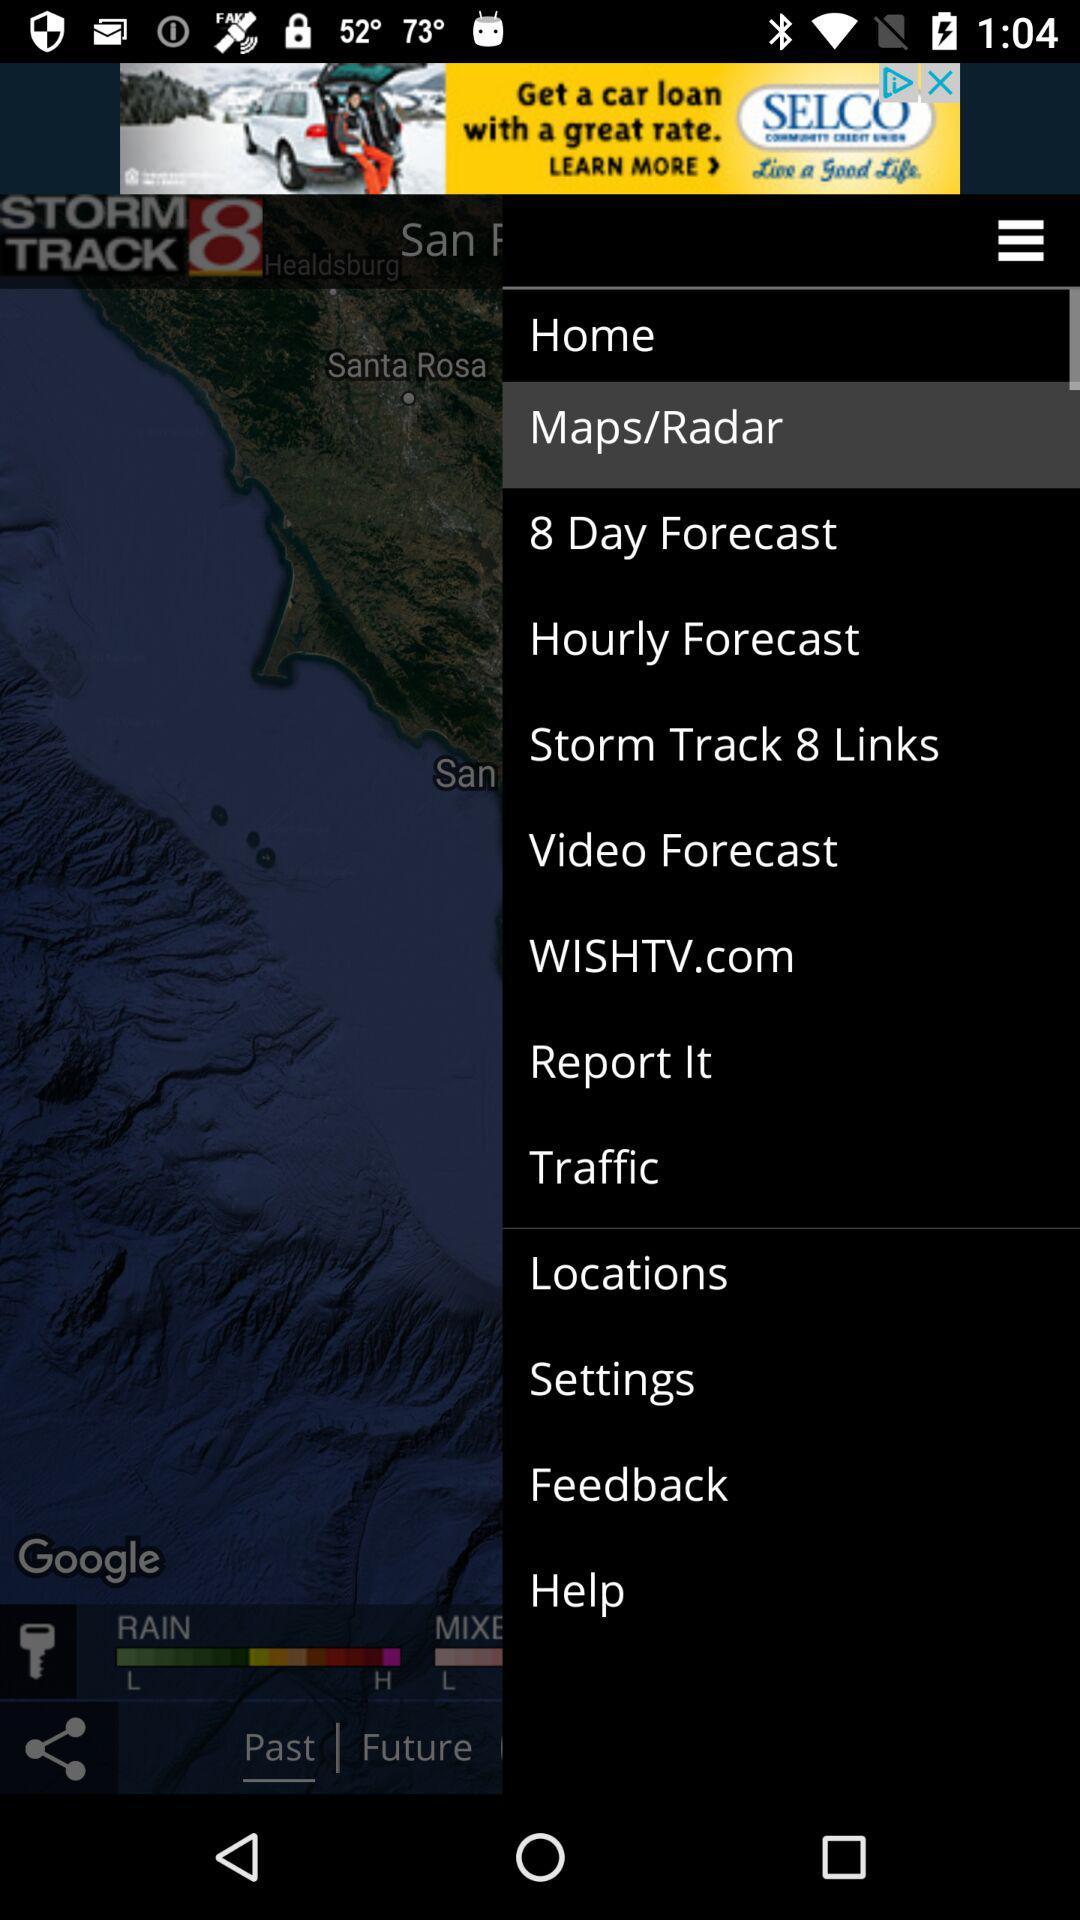 The image size is (1080, 1920). Describe the element at coordinates (58, 1746) in the screenshot. I see `the share icon` at that location.